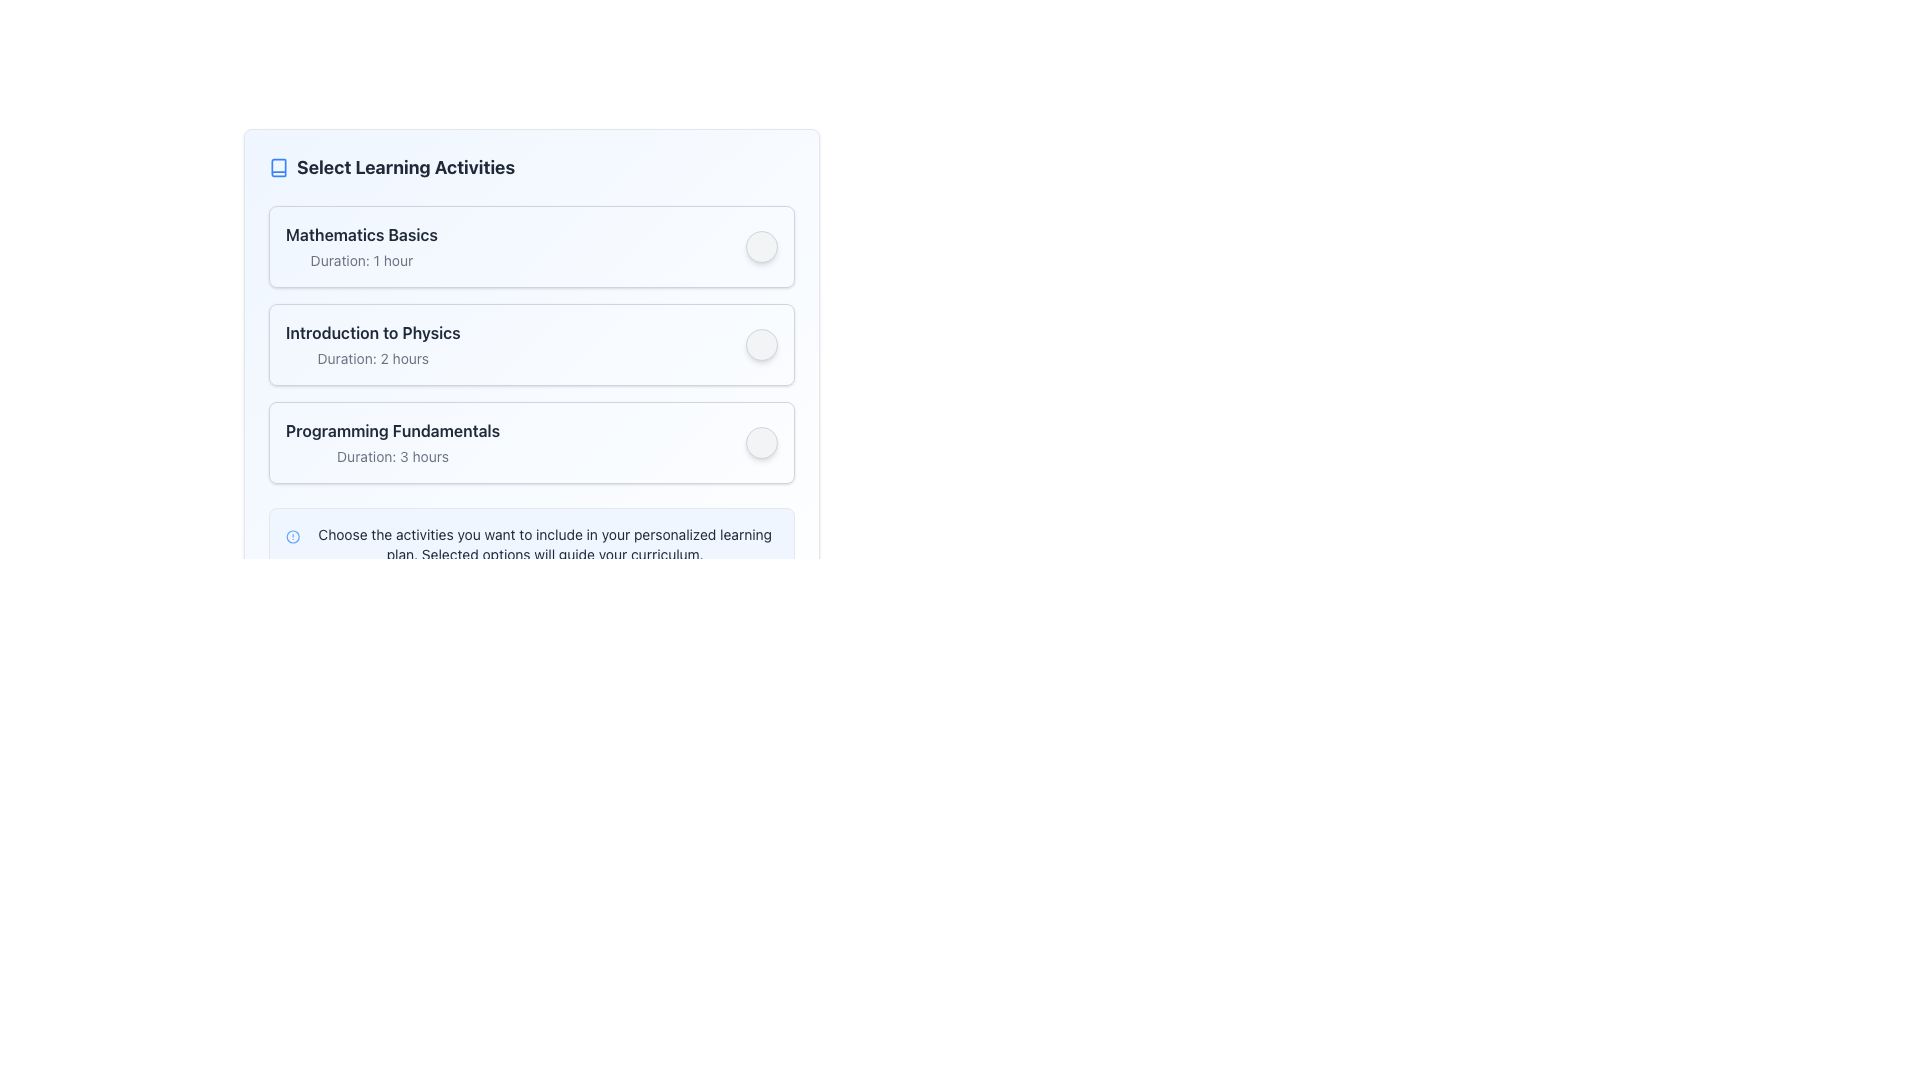  Describe the element at coordinates (292, 535) in the screenshot. I see `the SVG-based informational or alert icon positioned to the left of the text block that reads 'Choose the activities you want to include in your personalized learning plan.'` at that location.